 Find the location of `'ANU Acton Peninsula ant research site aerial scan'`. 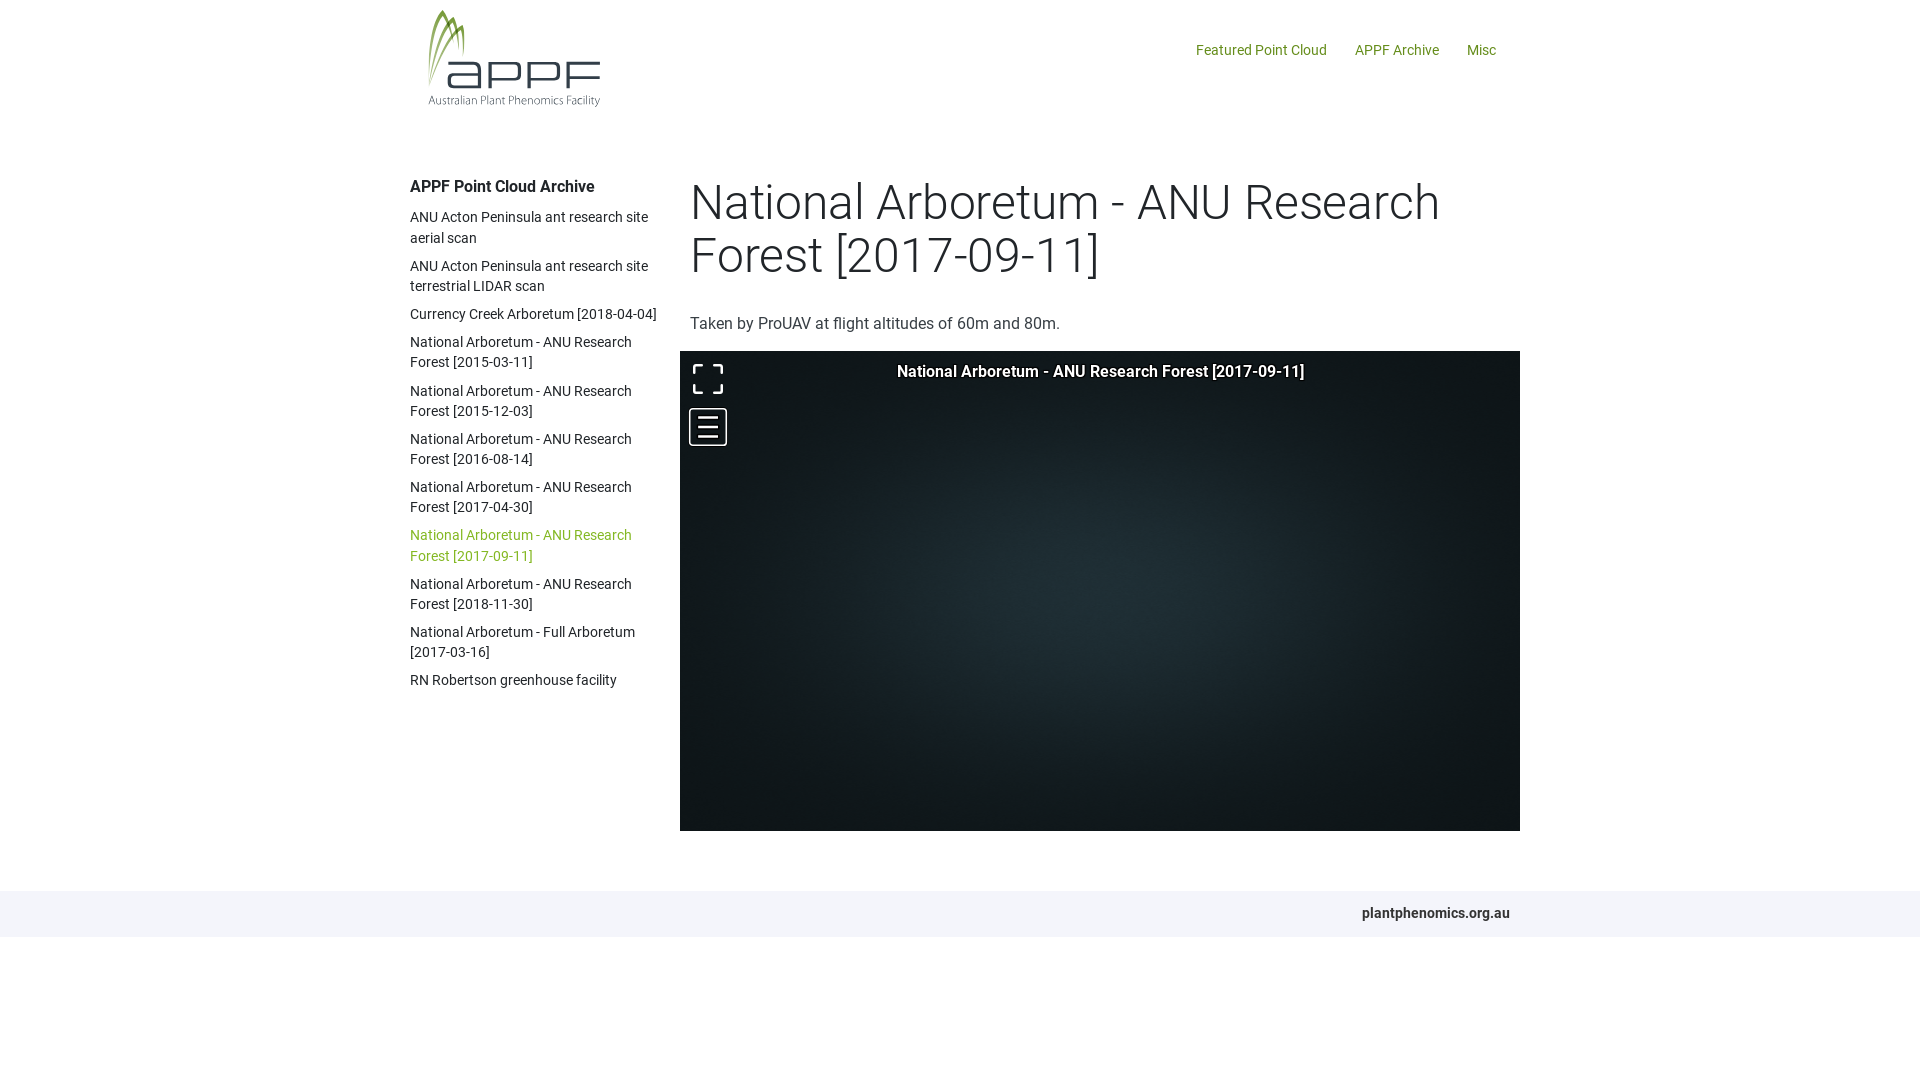

'ANU Acton Peninsula ant research site aerial scan' is located at coordinates (528, 226).